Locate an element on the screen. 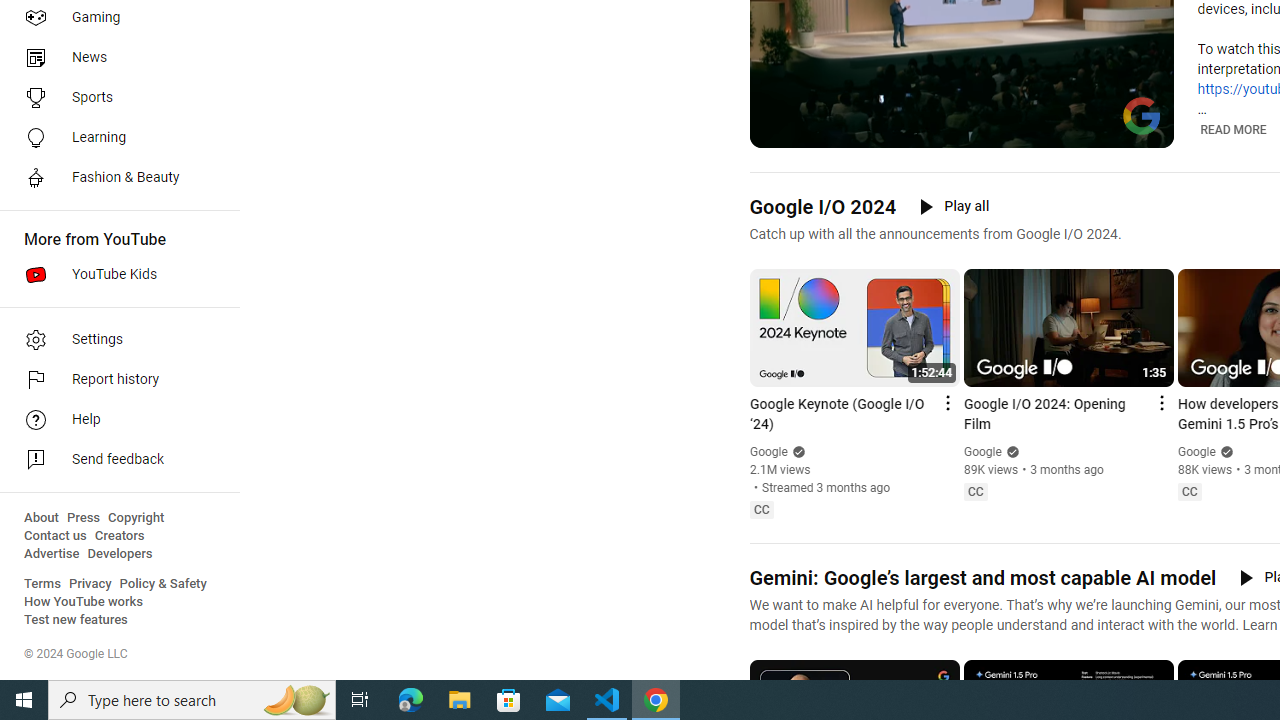 The image size is (1280, 720). 'Google I/O 2024' is located at coordinates (823, 206).